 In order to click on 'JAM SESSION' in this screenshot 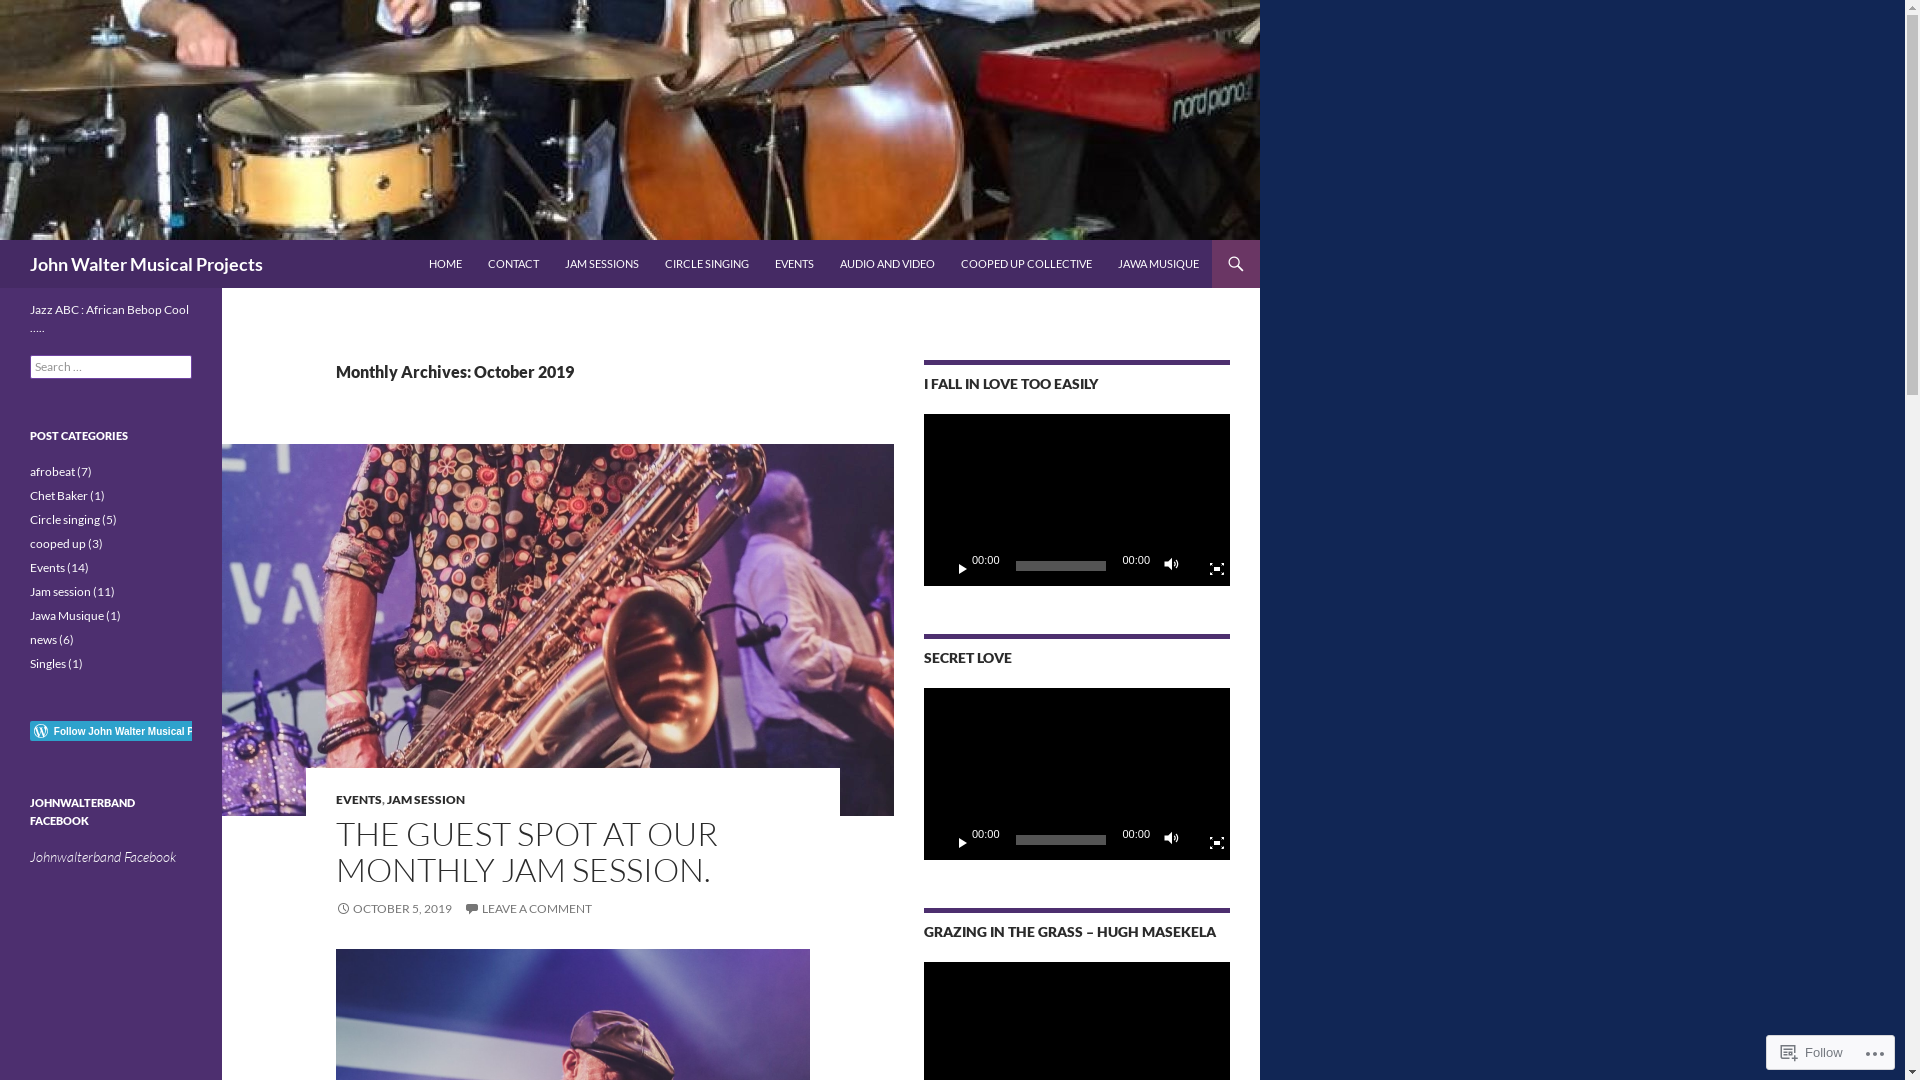, I will do `click(387, 798)`.